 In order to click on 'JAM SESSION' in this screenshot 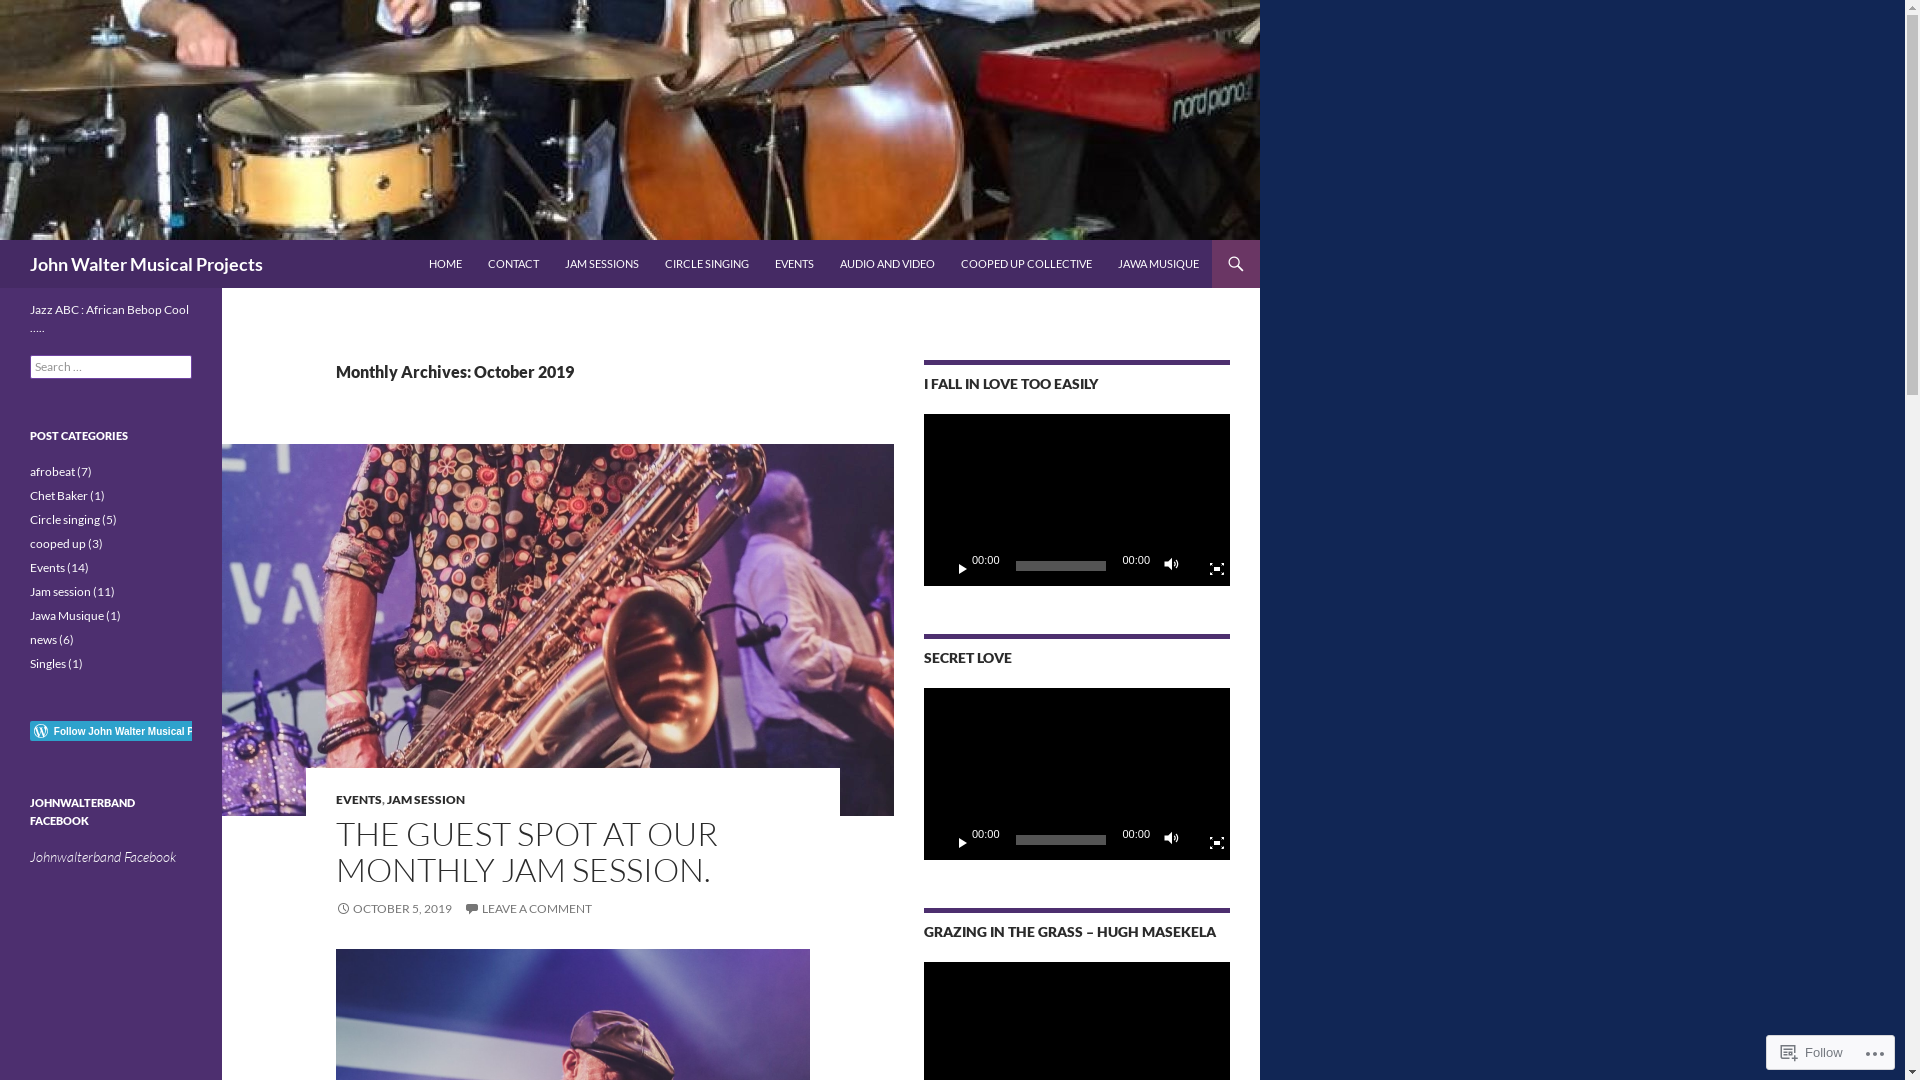, I will do `click(387, 798)`.